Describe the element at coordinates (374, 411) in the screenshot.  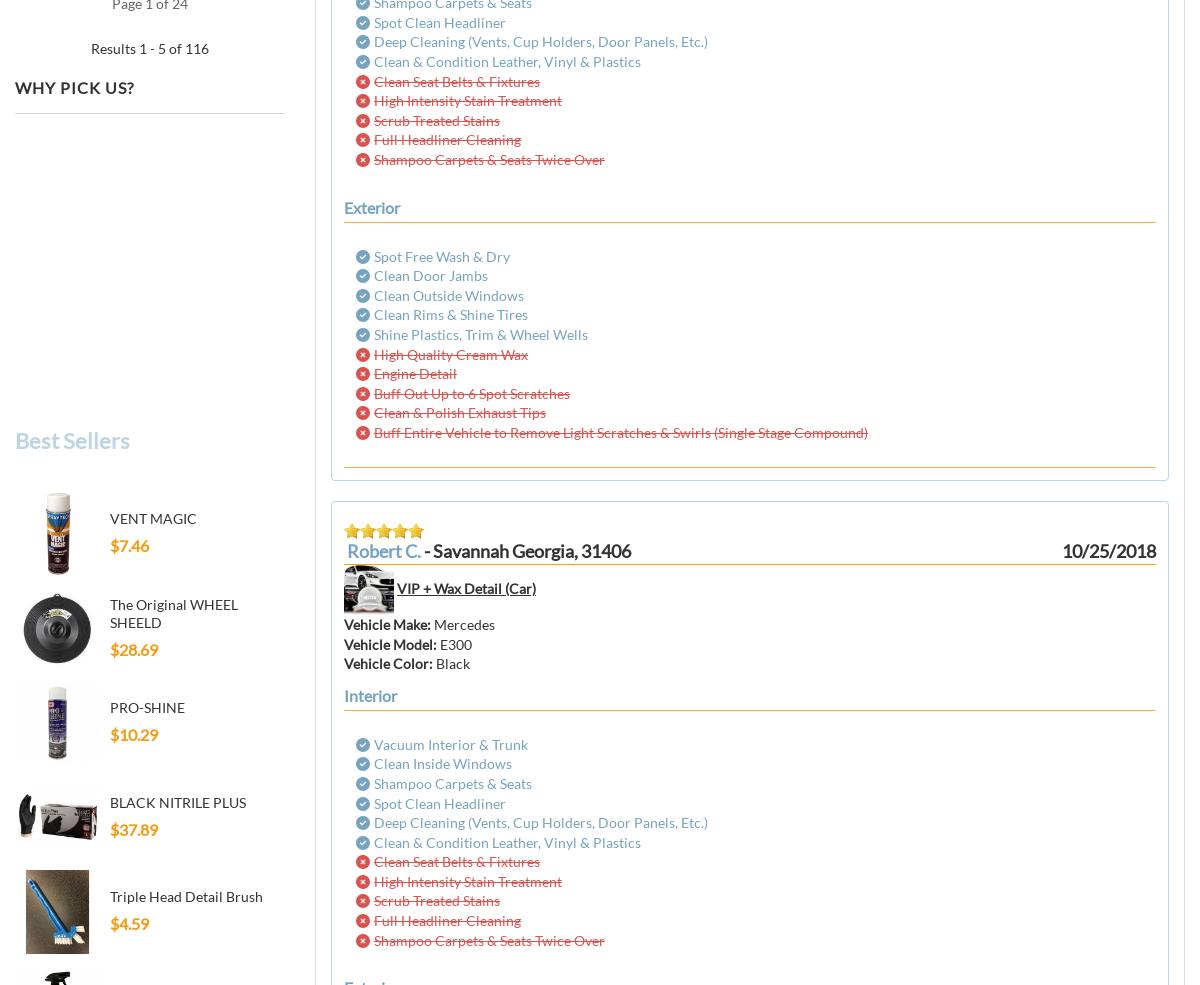
I see `'Clean & Polish Exhaust Tips'` at that location.